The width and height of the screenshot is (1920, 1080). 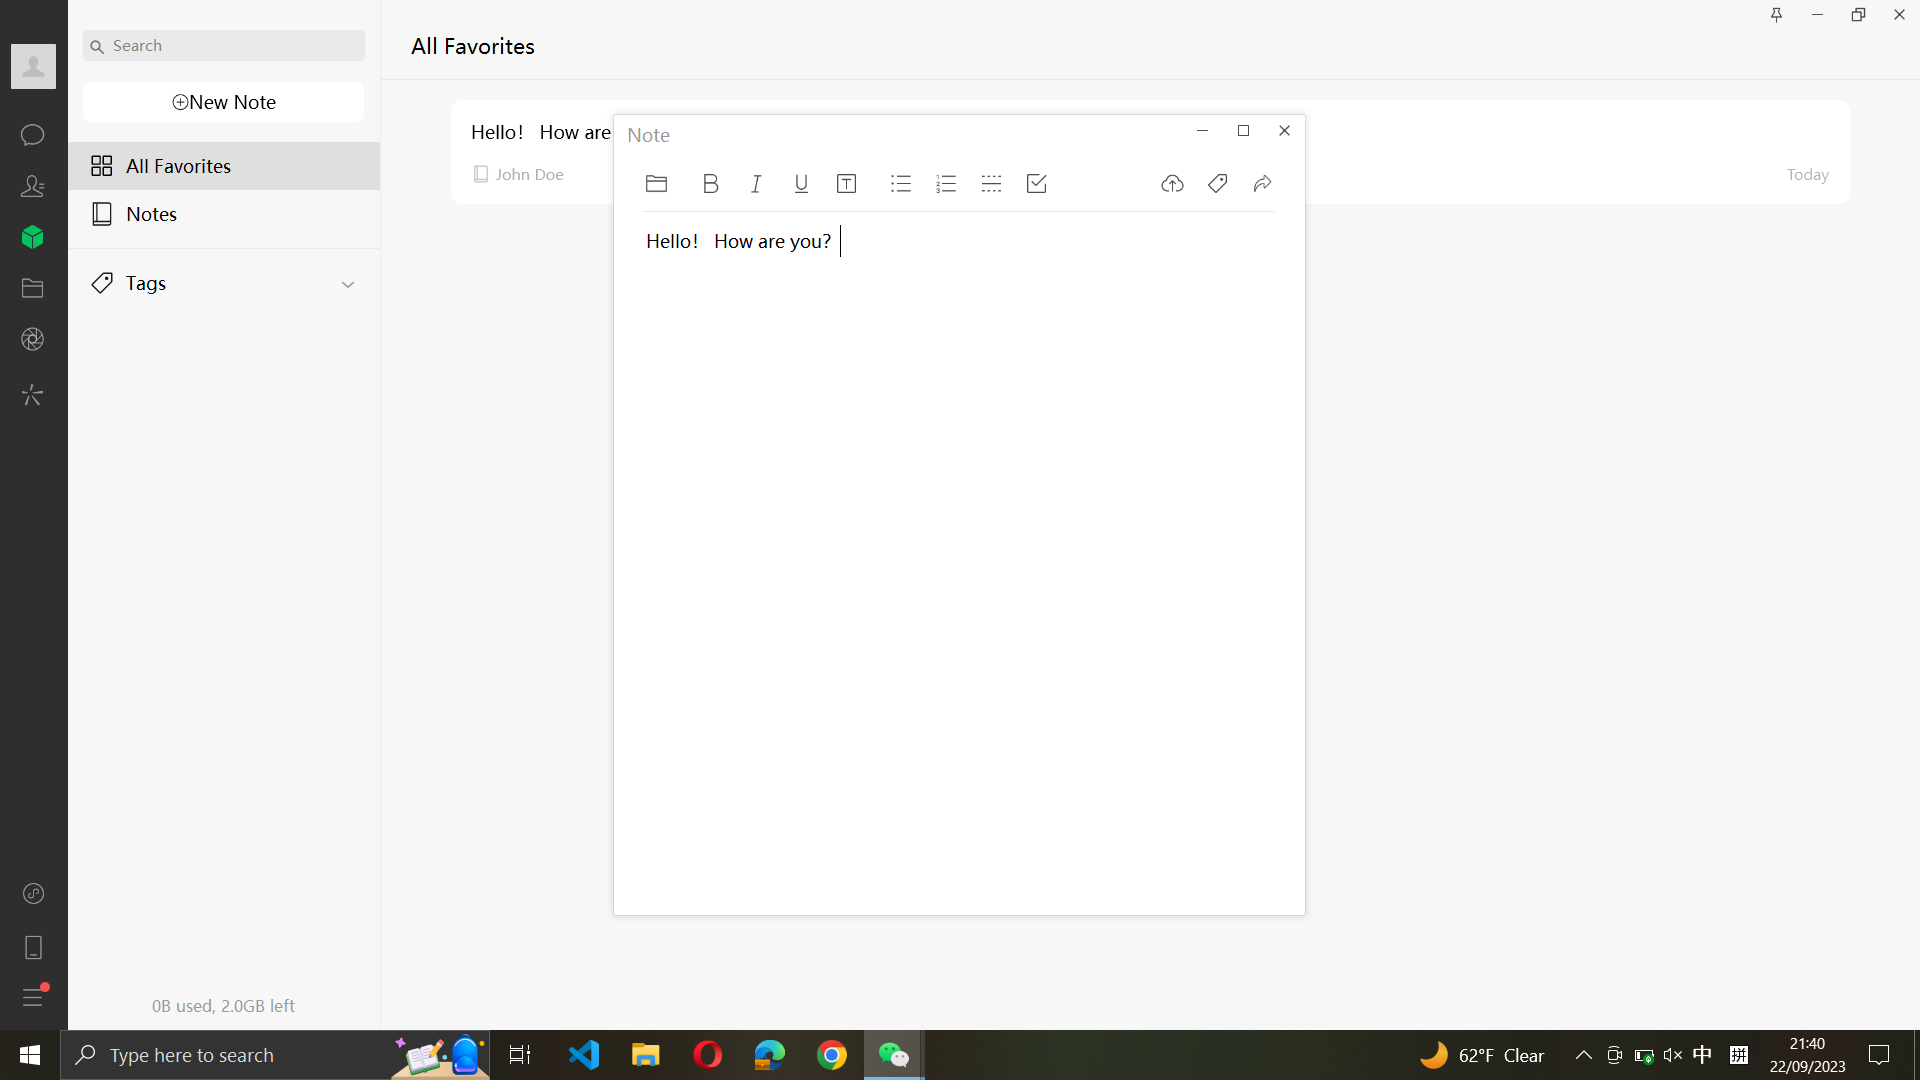 What do you see at coordinates (1242, 128) in the screenshot?
I see `Adjust the note window to occupy the entire screen` at bounding box center [1242, 128].